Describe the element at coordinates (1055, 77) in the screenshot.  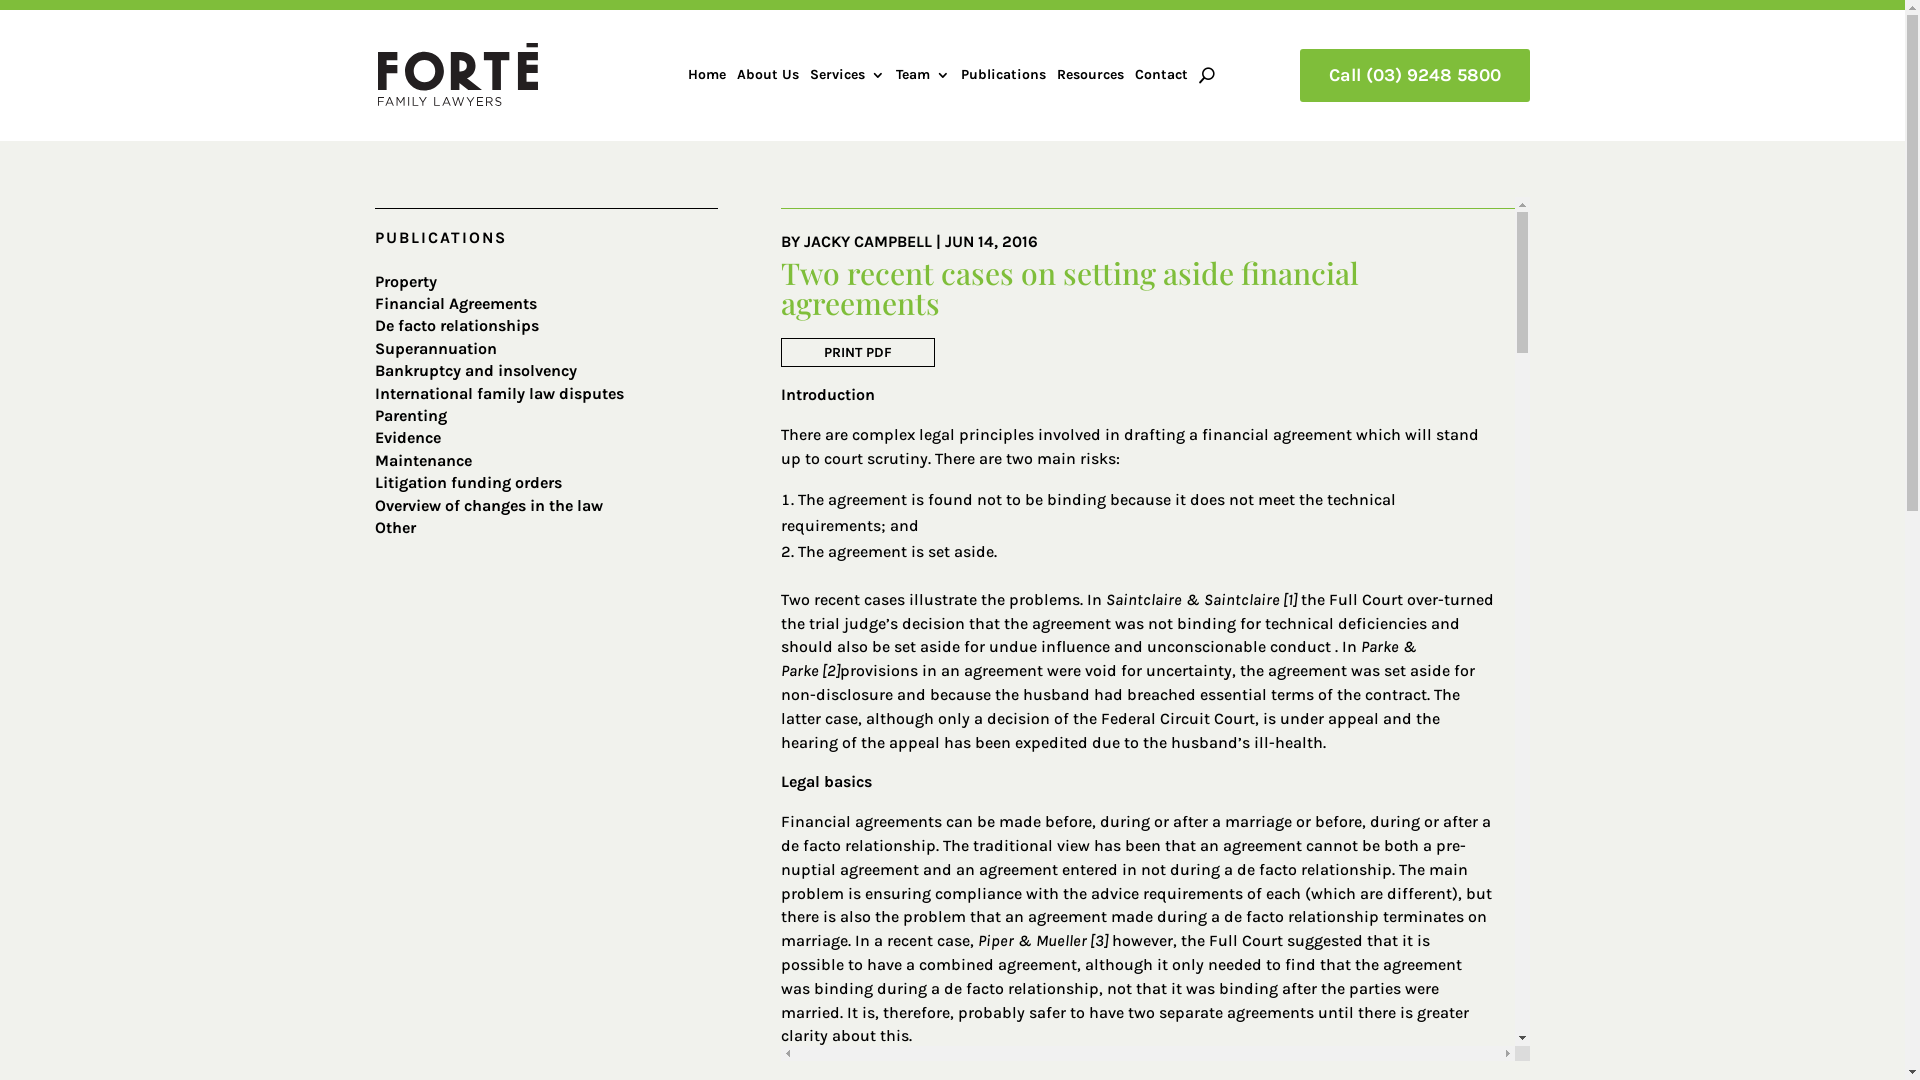
I see `'Resources'` at that location.